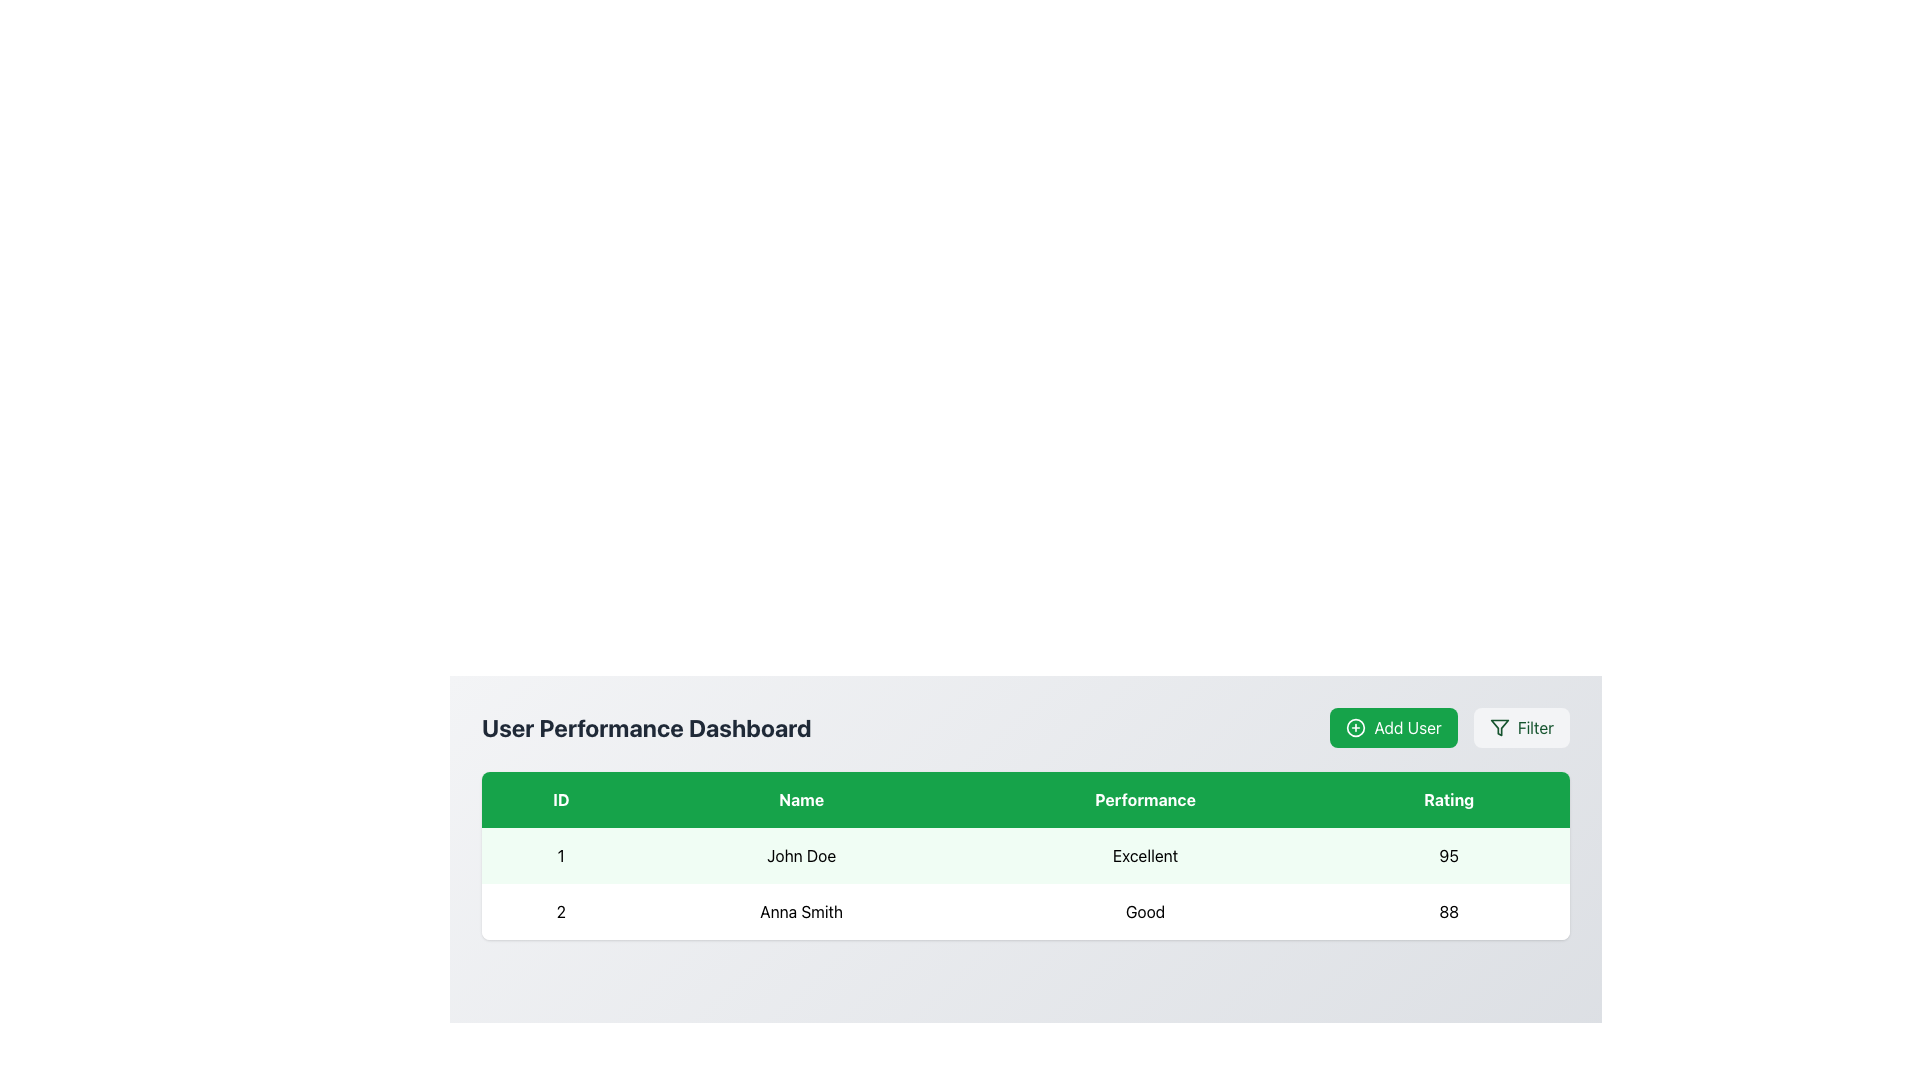 The width and height of the screenshot is (1920, 1080). What do you see at coordinates (801, 855) in the screenshot?
I see `the text cell containing 'John Doe', which is the second cell in the first row of the table under the 'Name' column` at bounding box center [801, 855].